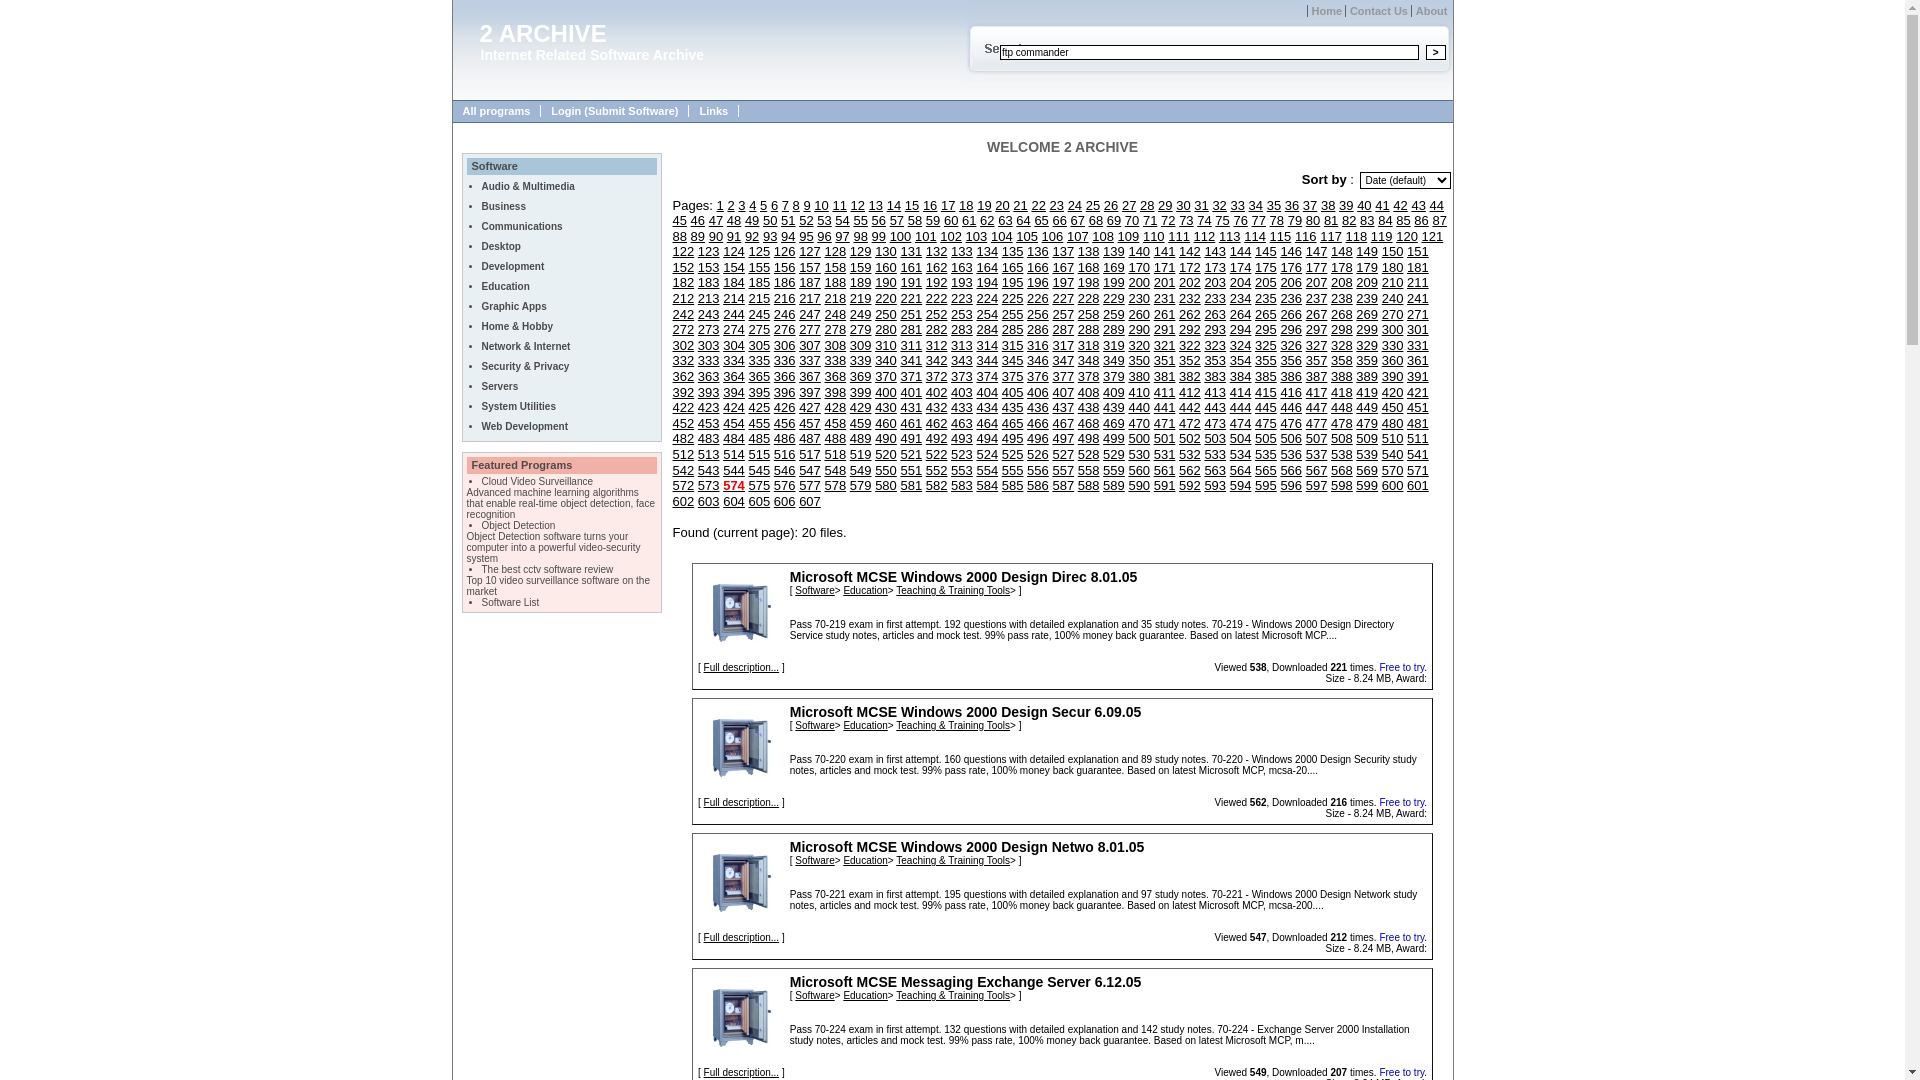 The image size is (1920, 1080). Describe the element at coordinates (709, 454) in the screenshot. I see `'513'` at that location.